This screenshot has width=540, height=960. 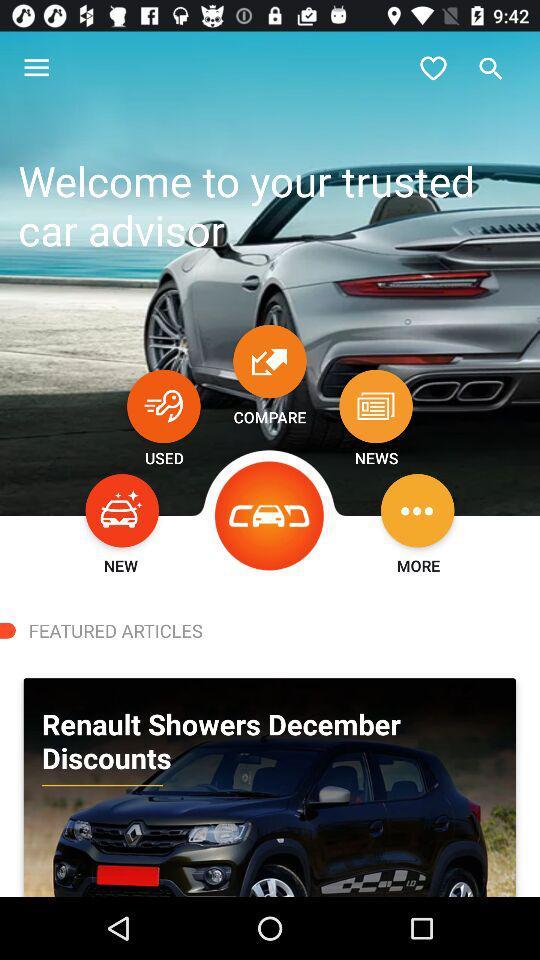 What do you see at coordinates (162, 405) in the screenshot?
I see `if used` at bounding box center [162, 405].